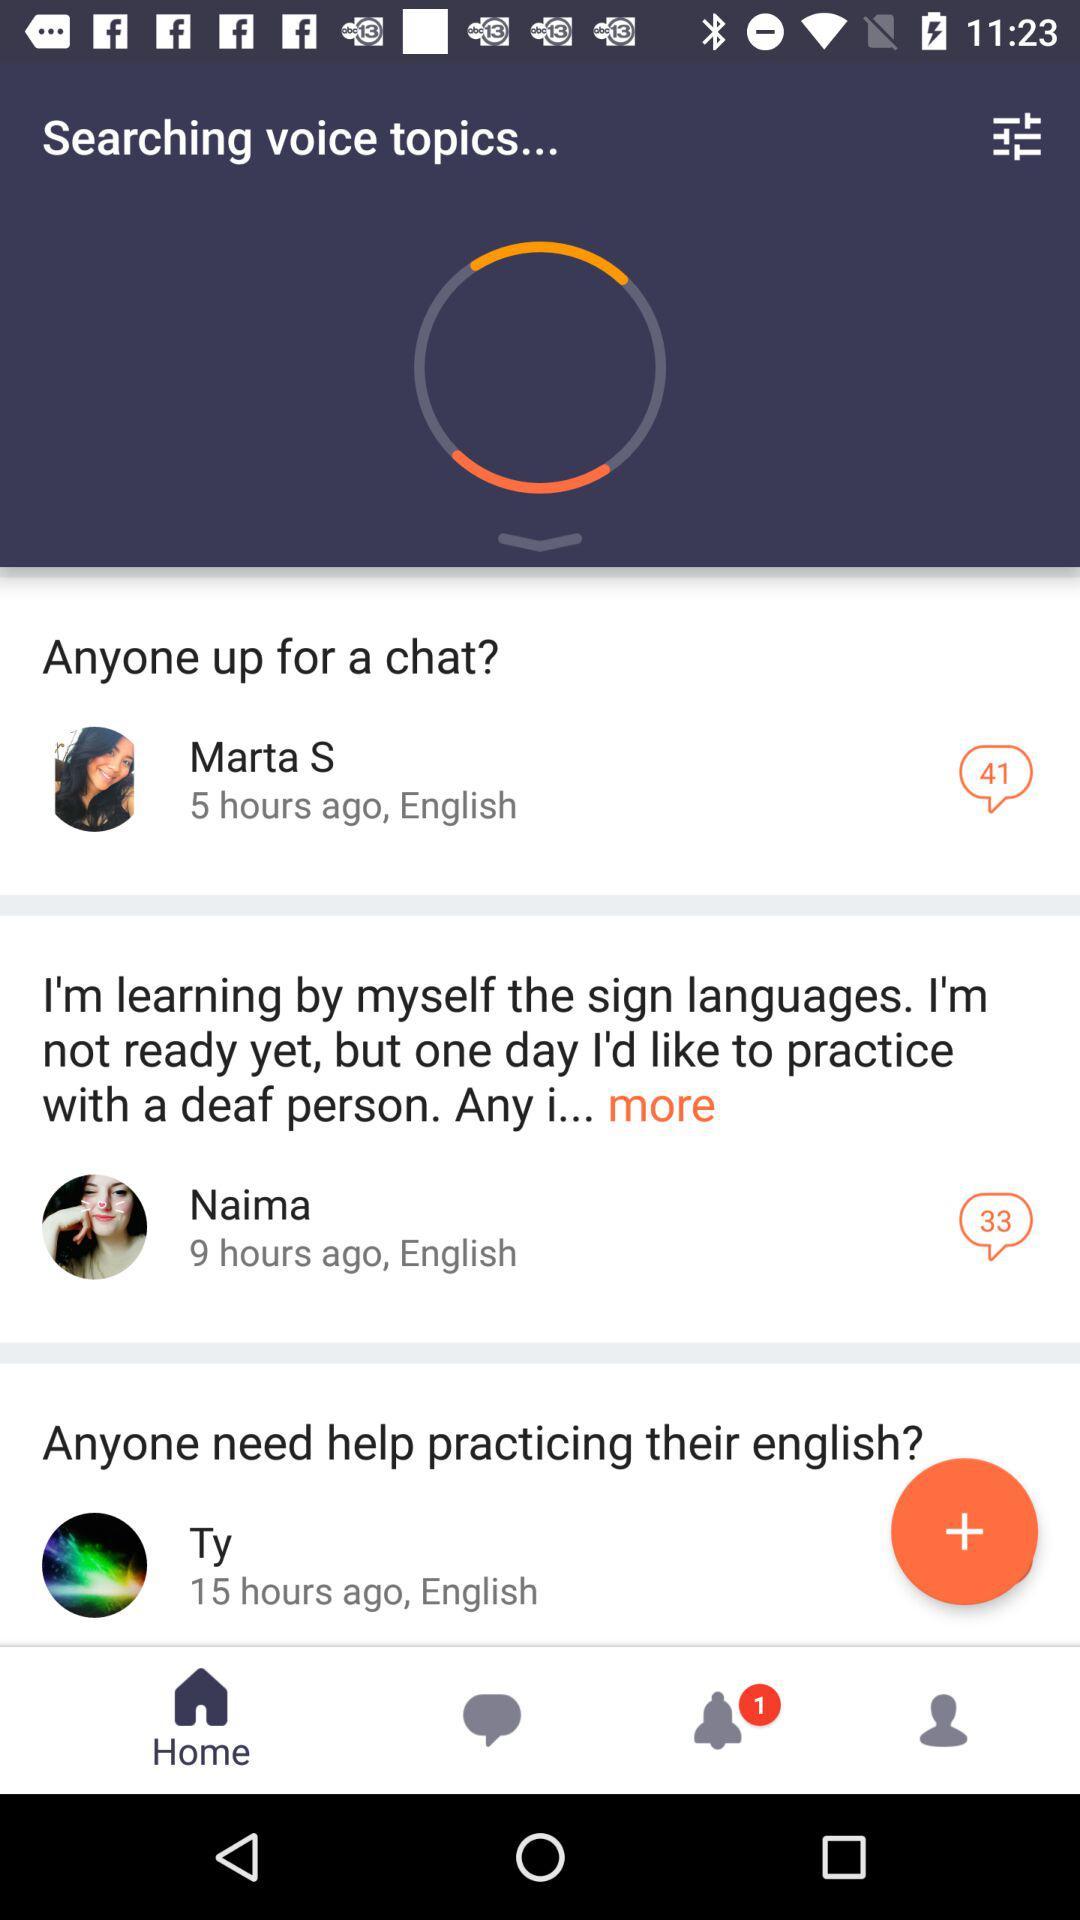 This screenshot has height=1920, width=1080. I want to click on symbol, so click(540, 546).